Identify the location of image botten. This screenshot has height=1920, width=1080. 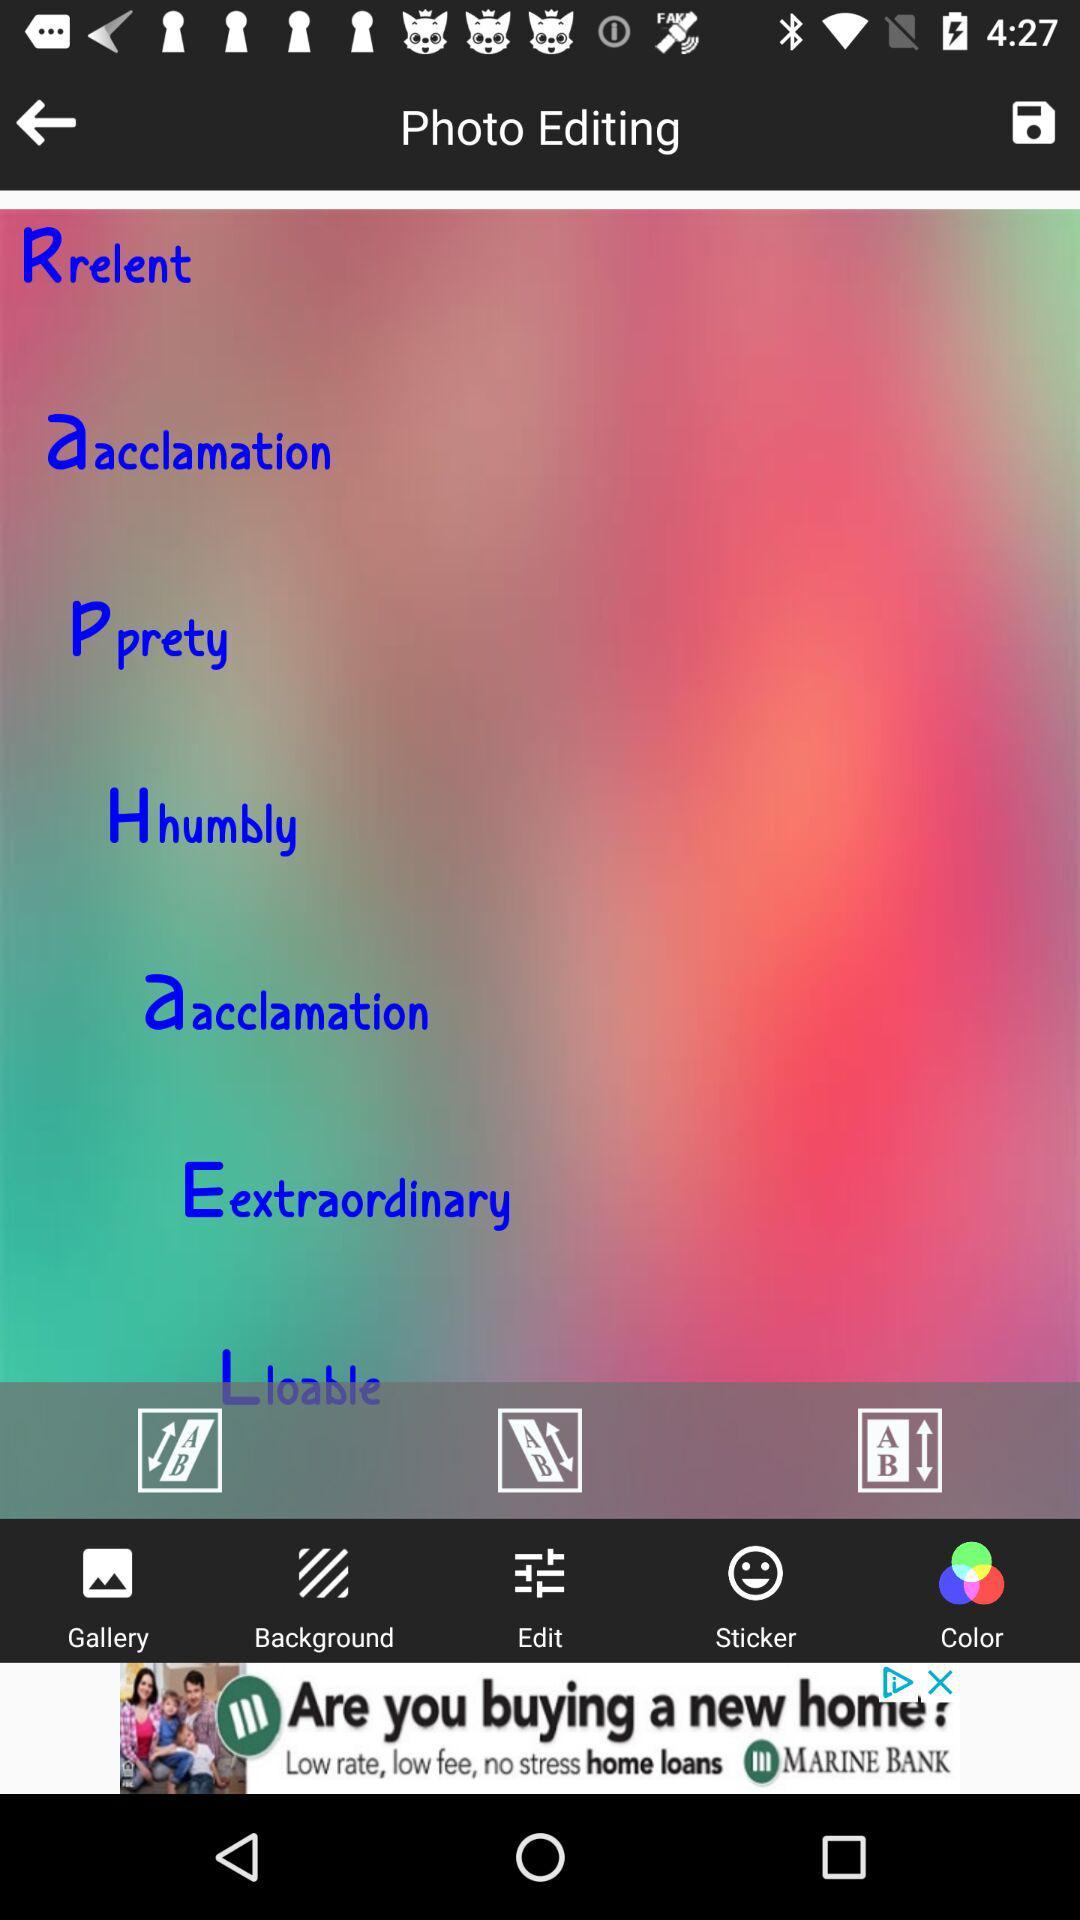
(1033, 121).